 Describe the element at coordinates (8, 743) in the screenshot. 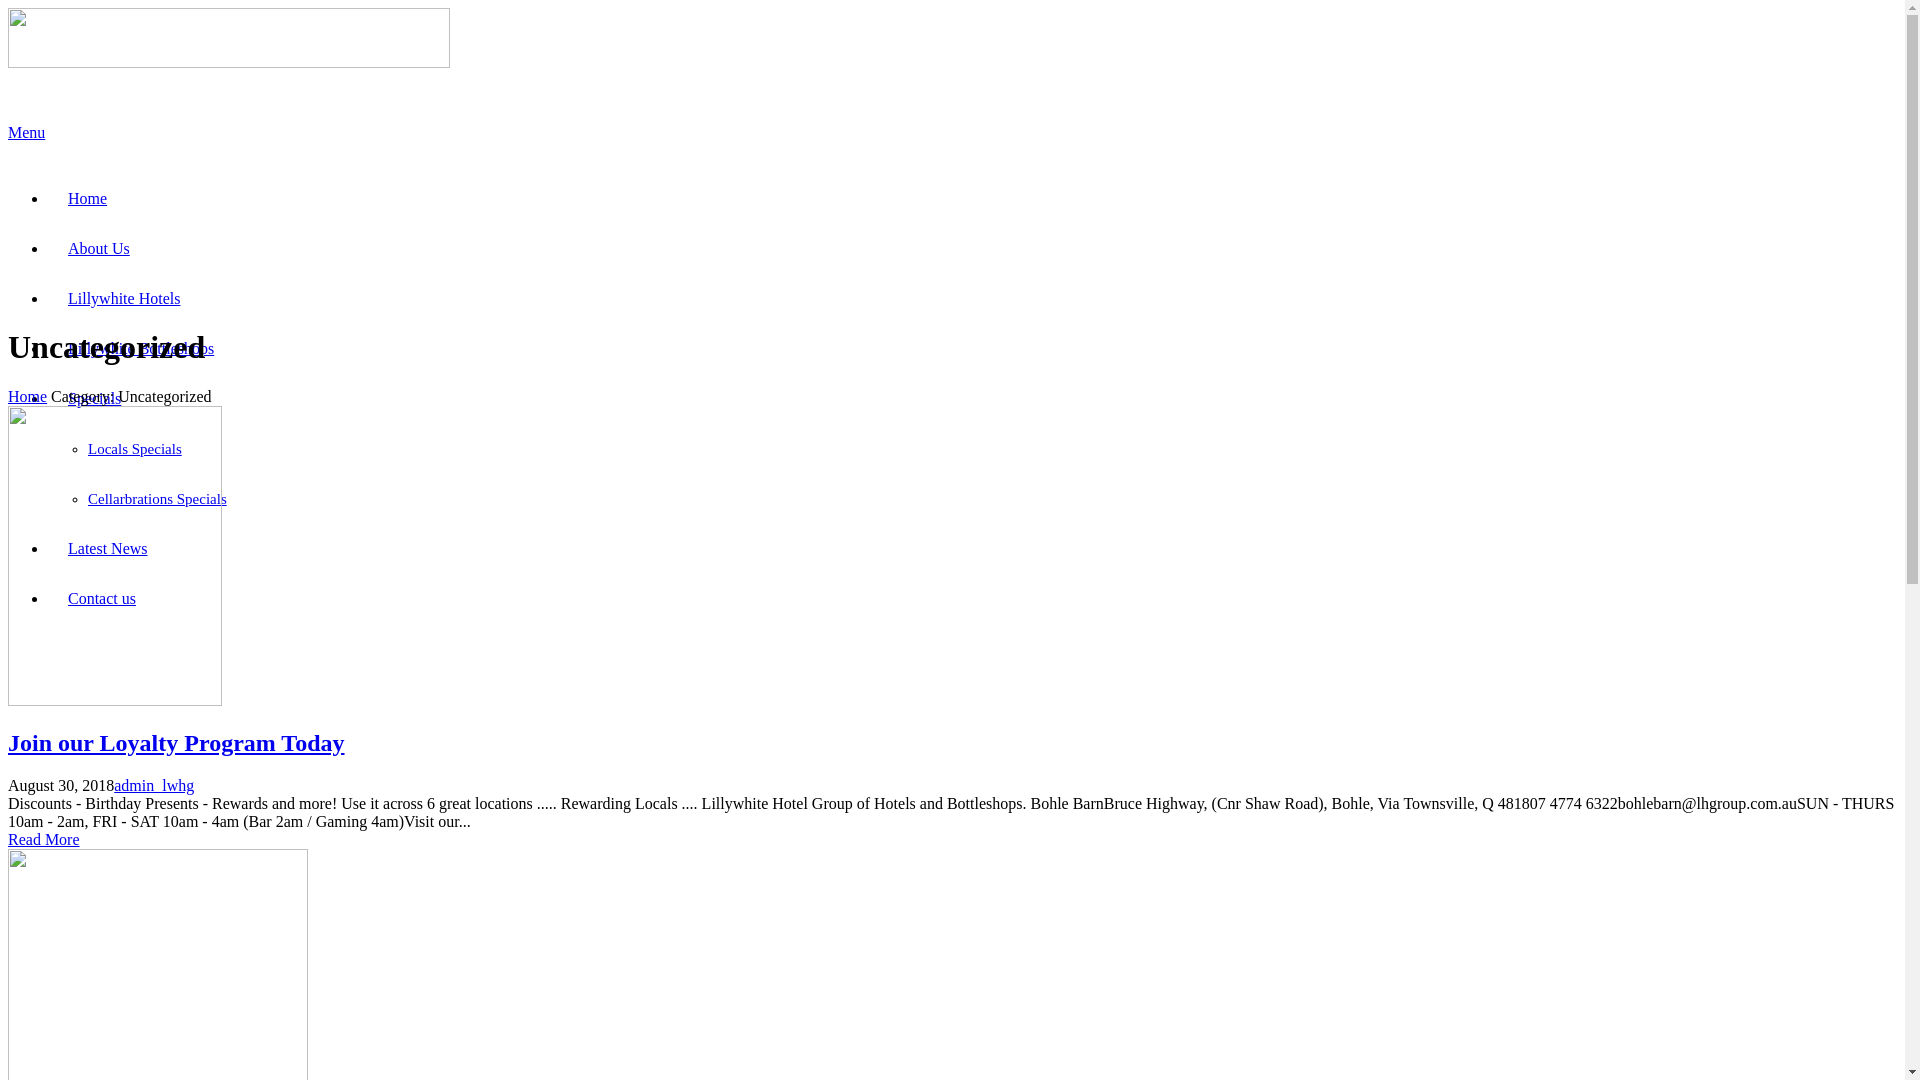

I see `'Join our Loyalty Program Today'` at that location.